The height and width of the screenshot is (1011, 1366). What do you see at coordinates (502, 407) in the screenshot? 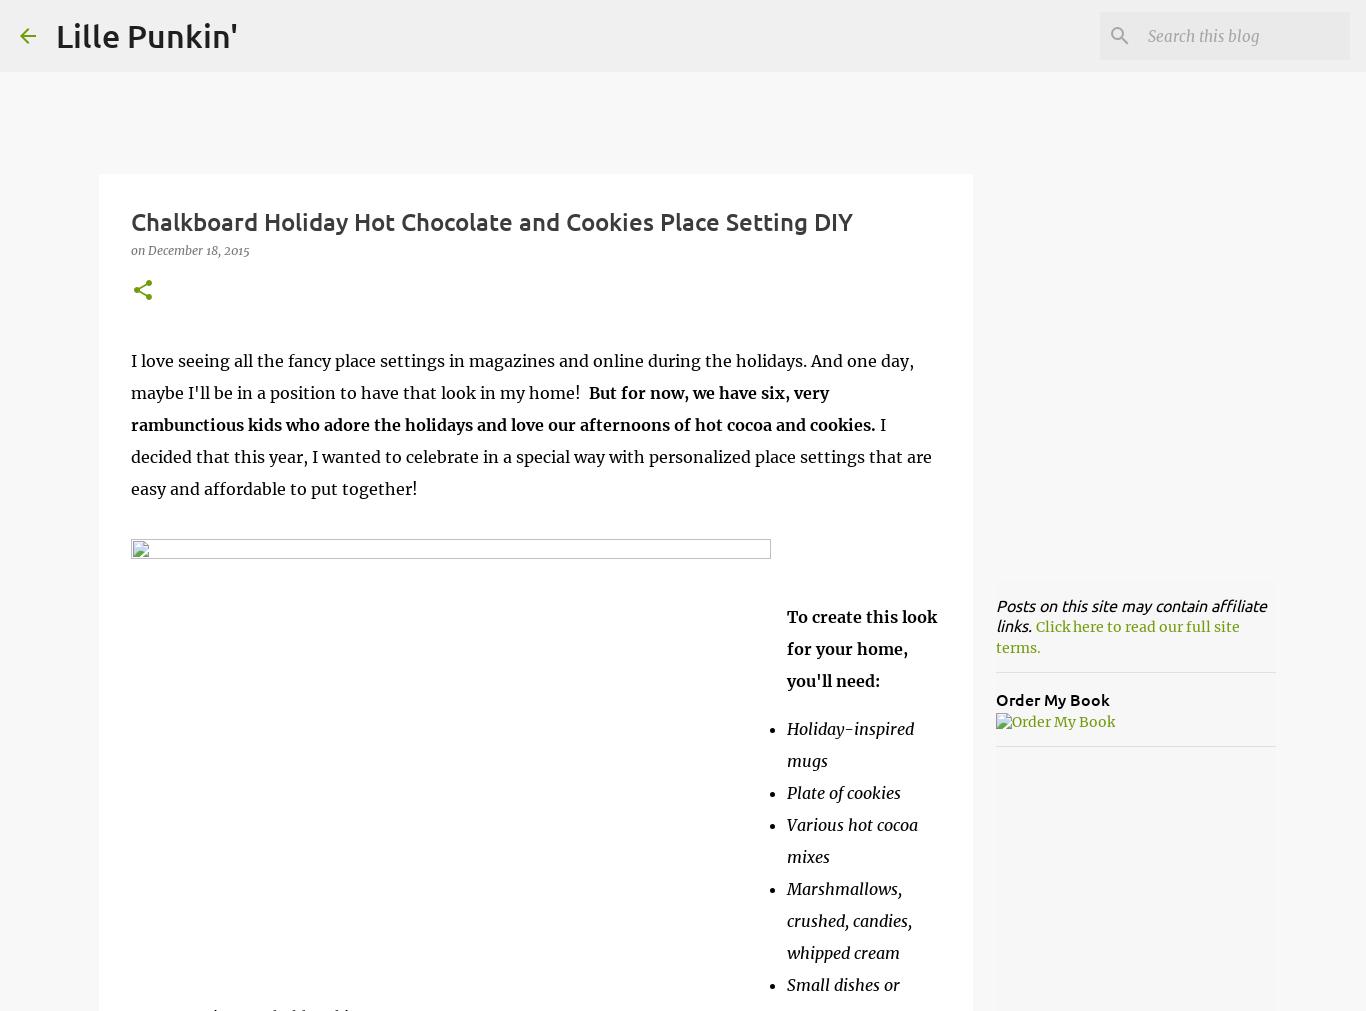
I see `'But for now, we have six, very rambunctious kids who adore the holidays and love our afternoons of hot cocoa and cookies.'` at bounding box center [502, 407].